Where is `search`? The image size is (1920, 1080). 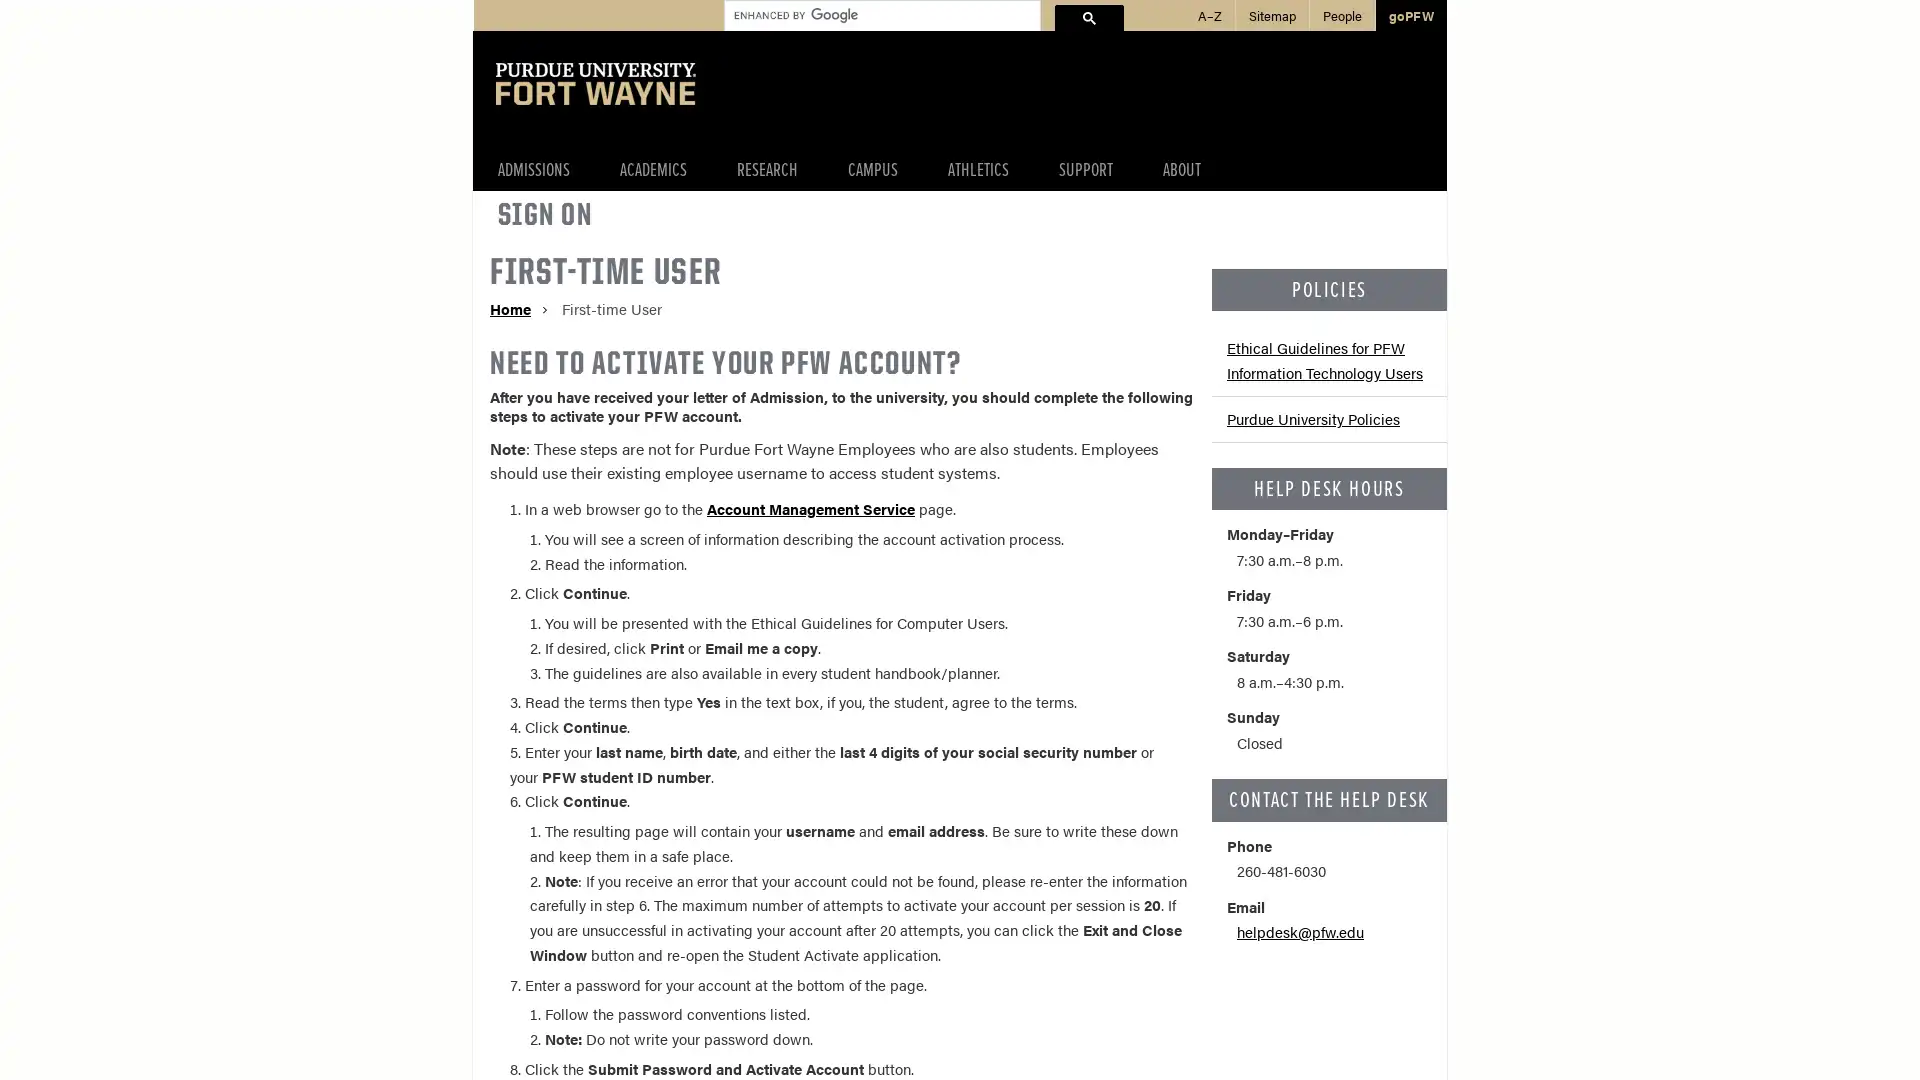 search is located at coordinates (1087, 17).